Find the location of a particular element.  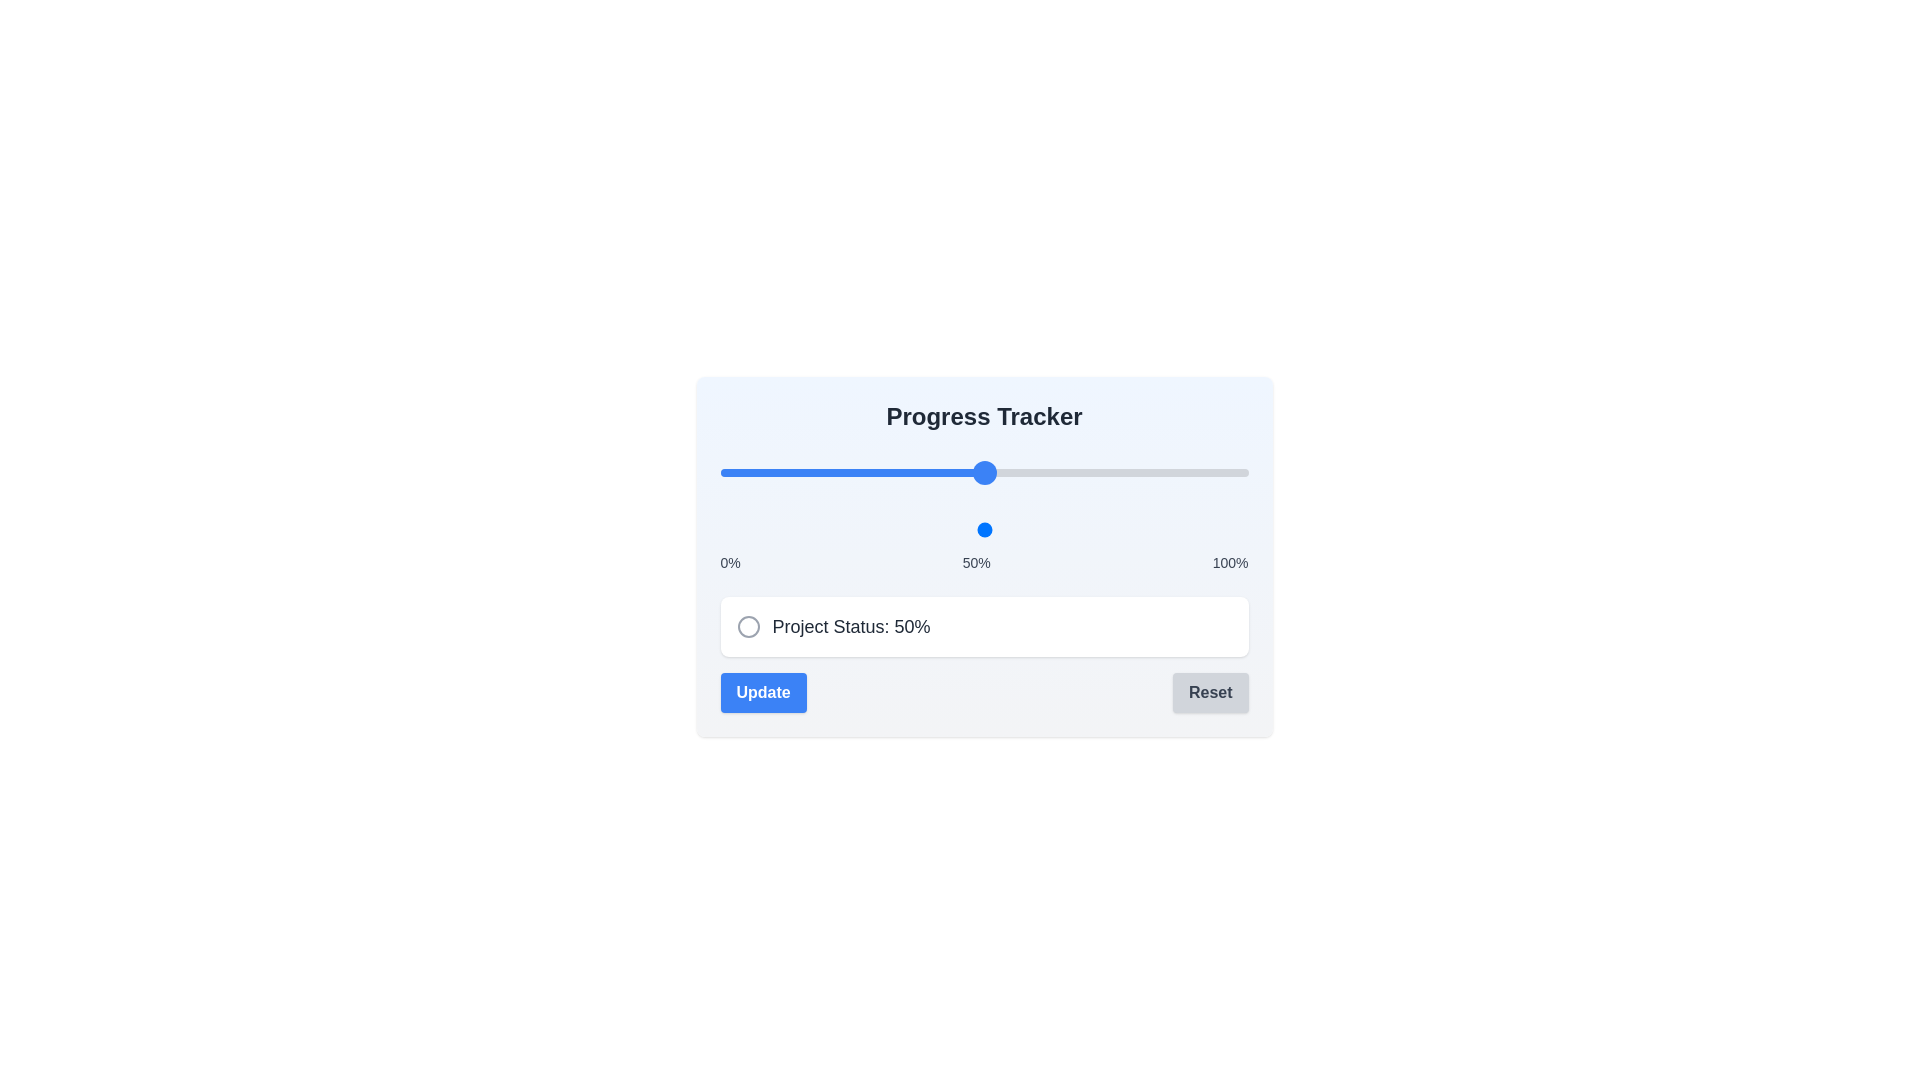

the progress slider to set the progress to 78% is located at coordinates (1132, 473).